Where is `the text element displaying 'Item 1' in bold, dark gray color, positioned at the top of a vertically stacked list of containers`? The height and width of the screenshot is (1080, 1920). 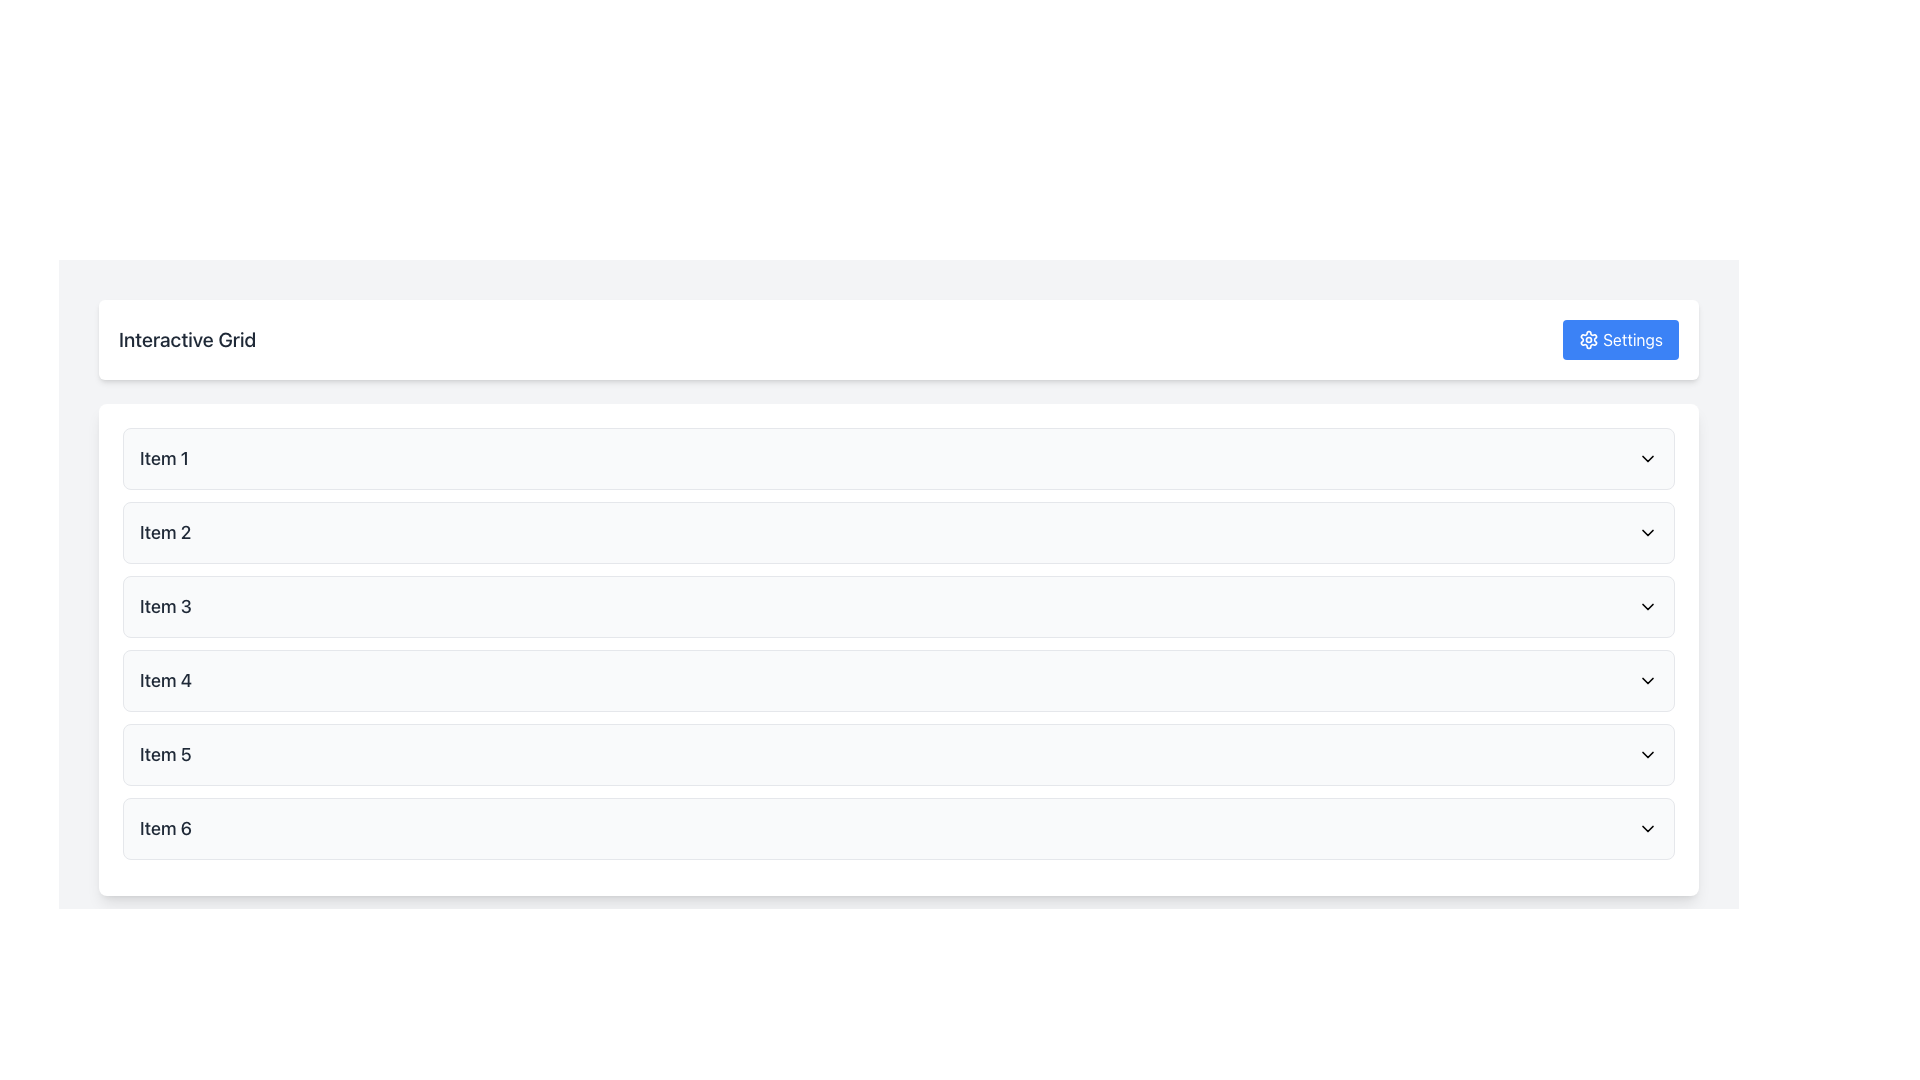
the text element displaying 'Item 1' in bold, dark gray color, positioned at the top of a vertically stacked list of containers is located at coordinates (164, 459).